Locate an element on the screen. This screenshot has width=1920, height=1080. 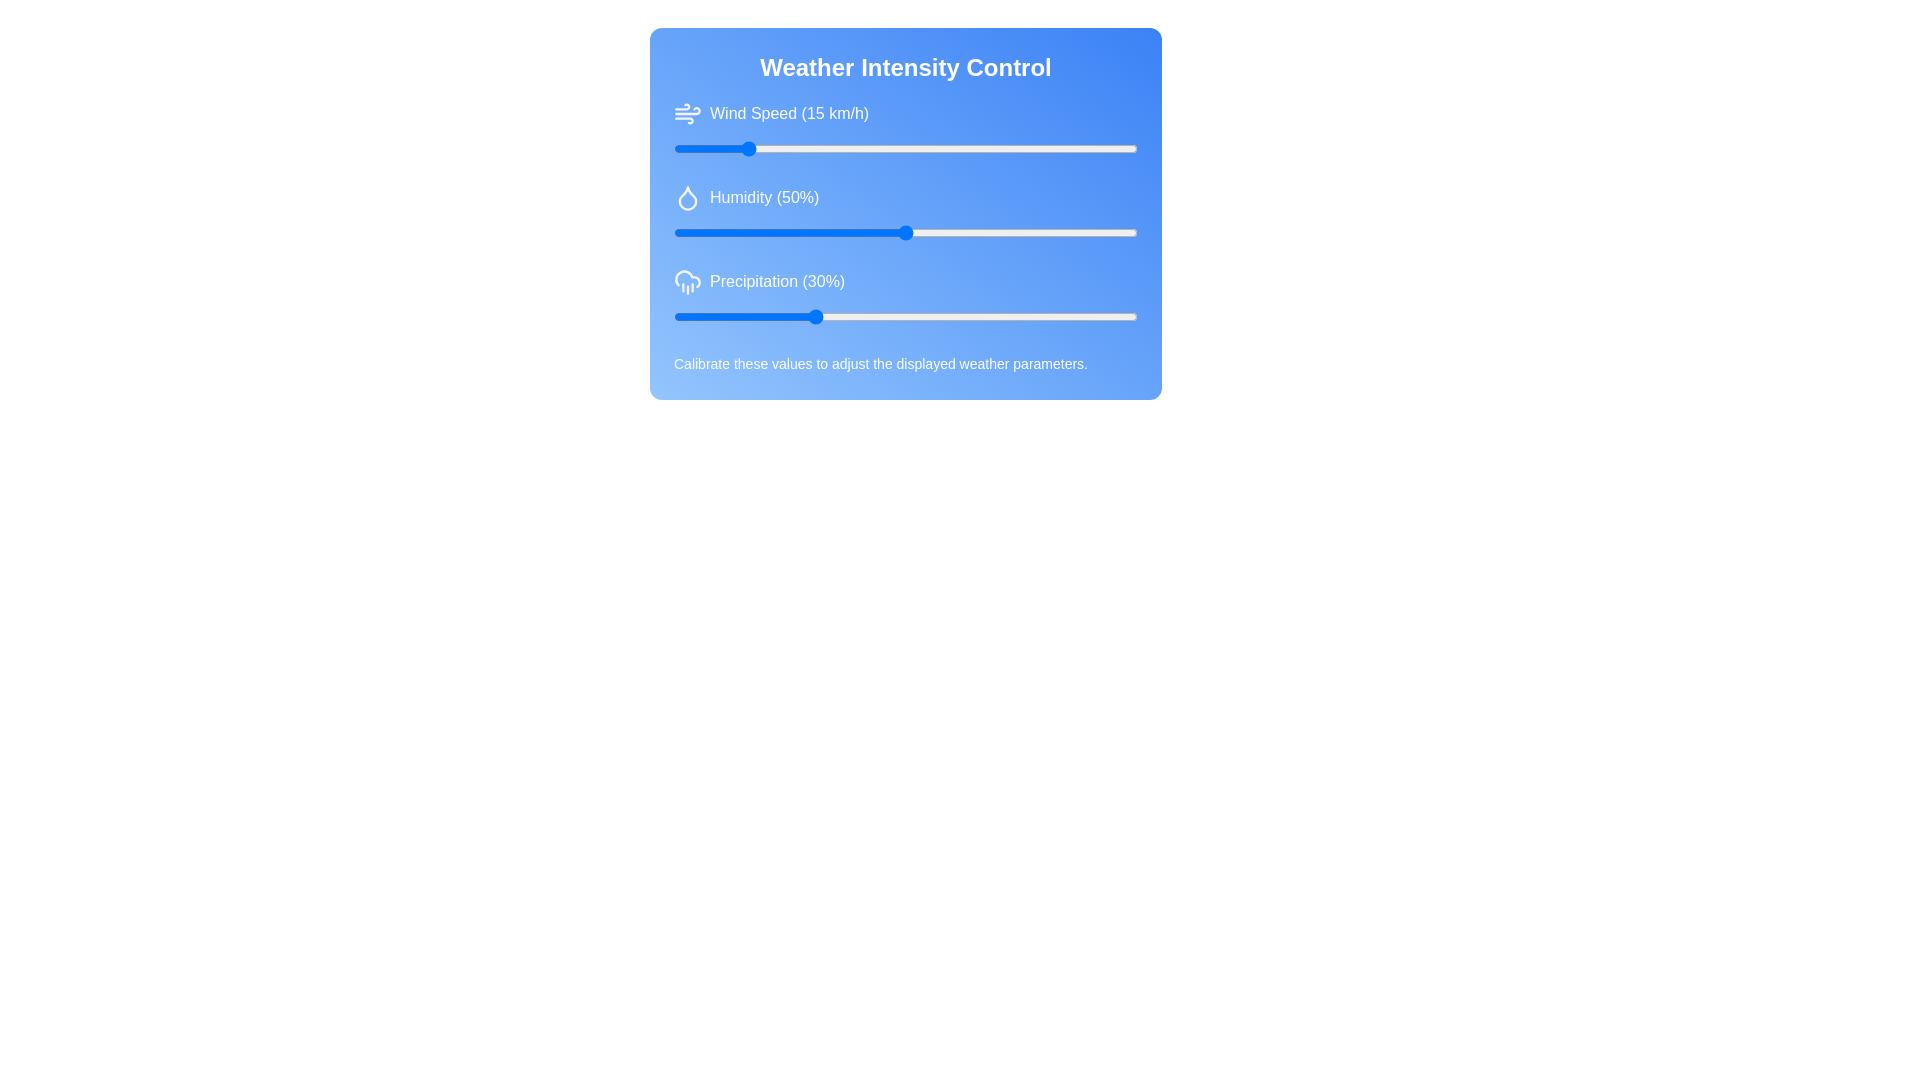
the wind speed is located at coordinates (961, 148).